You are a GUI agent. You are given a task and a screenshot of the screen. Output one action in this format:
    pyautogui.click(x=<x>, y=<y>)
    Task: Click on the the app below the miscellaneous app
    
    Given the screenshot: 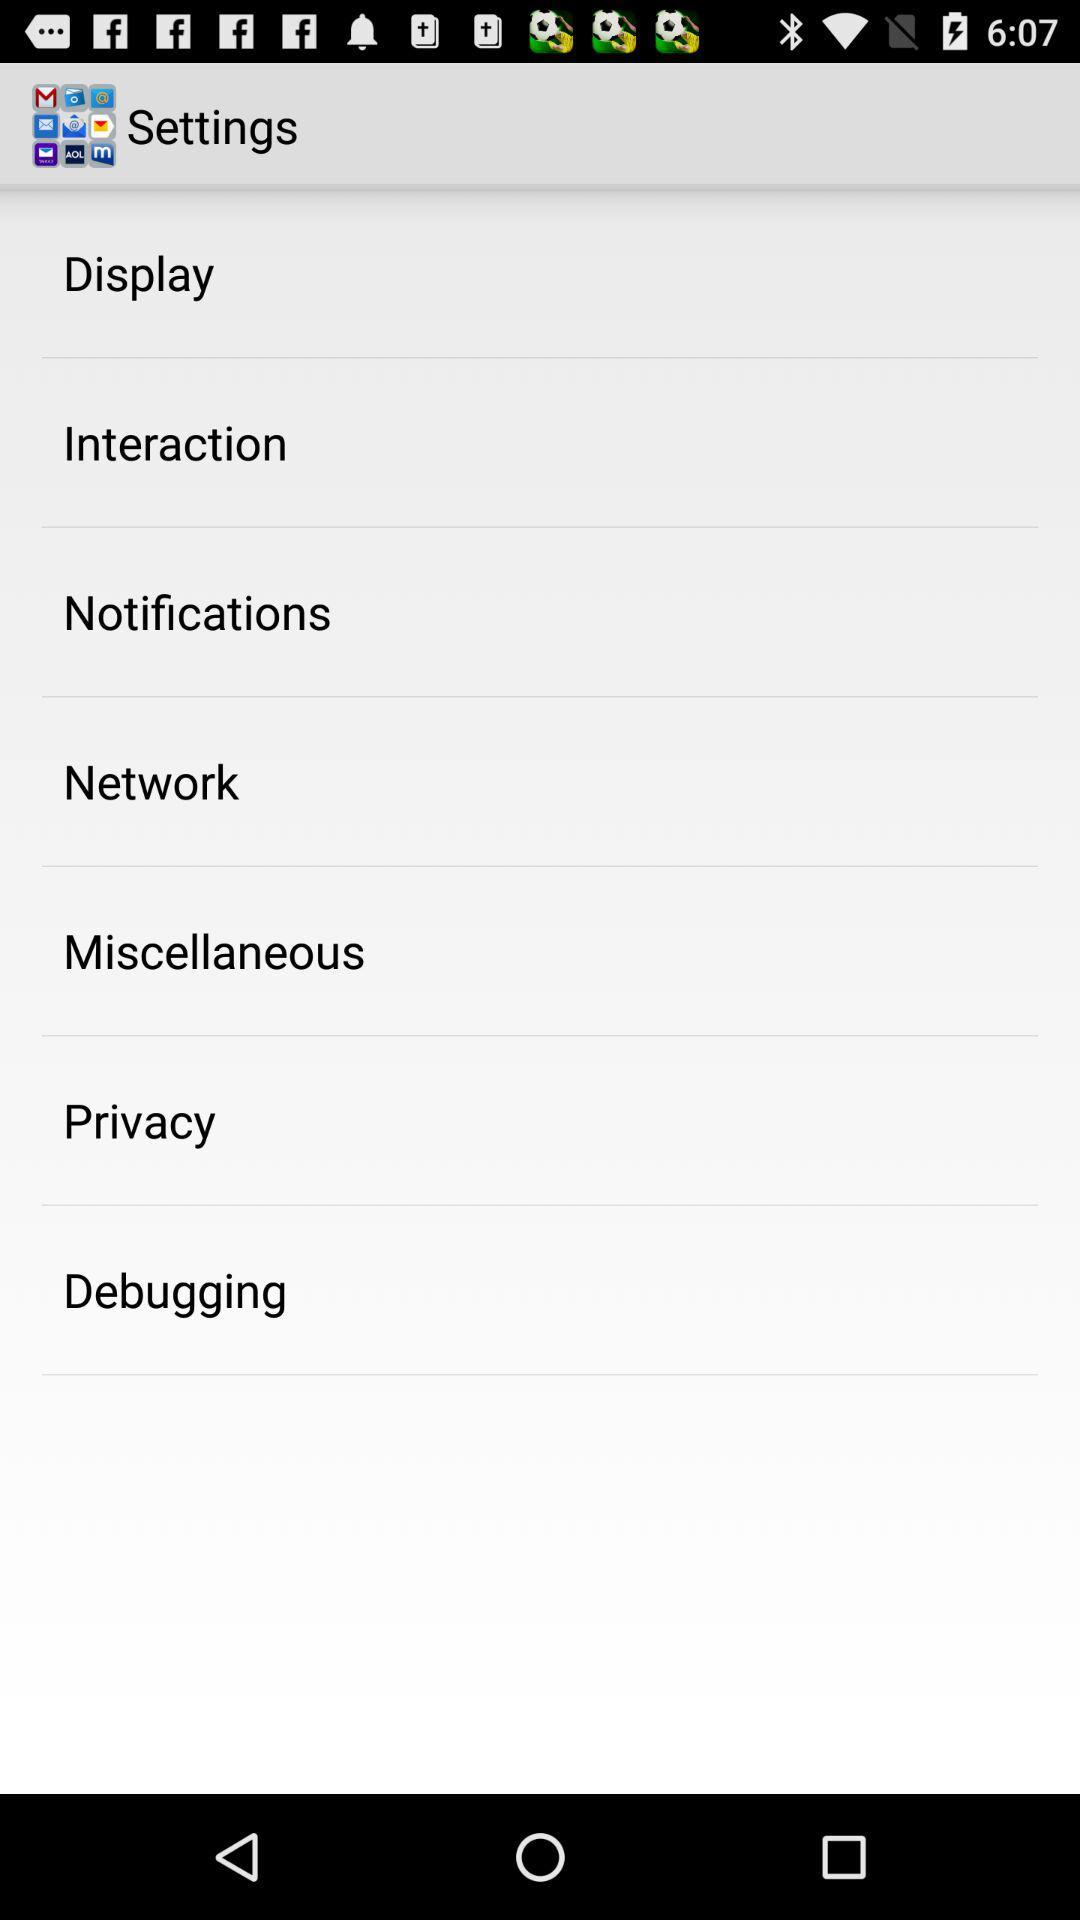 What is the action you would take?
    pyautogui.click(x=138, y=1120)
    